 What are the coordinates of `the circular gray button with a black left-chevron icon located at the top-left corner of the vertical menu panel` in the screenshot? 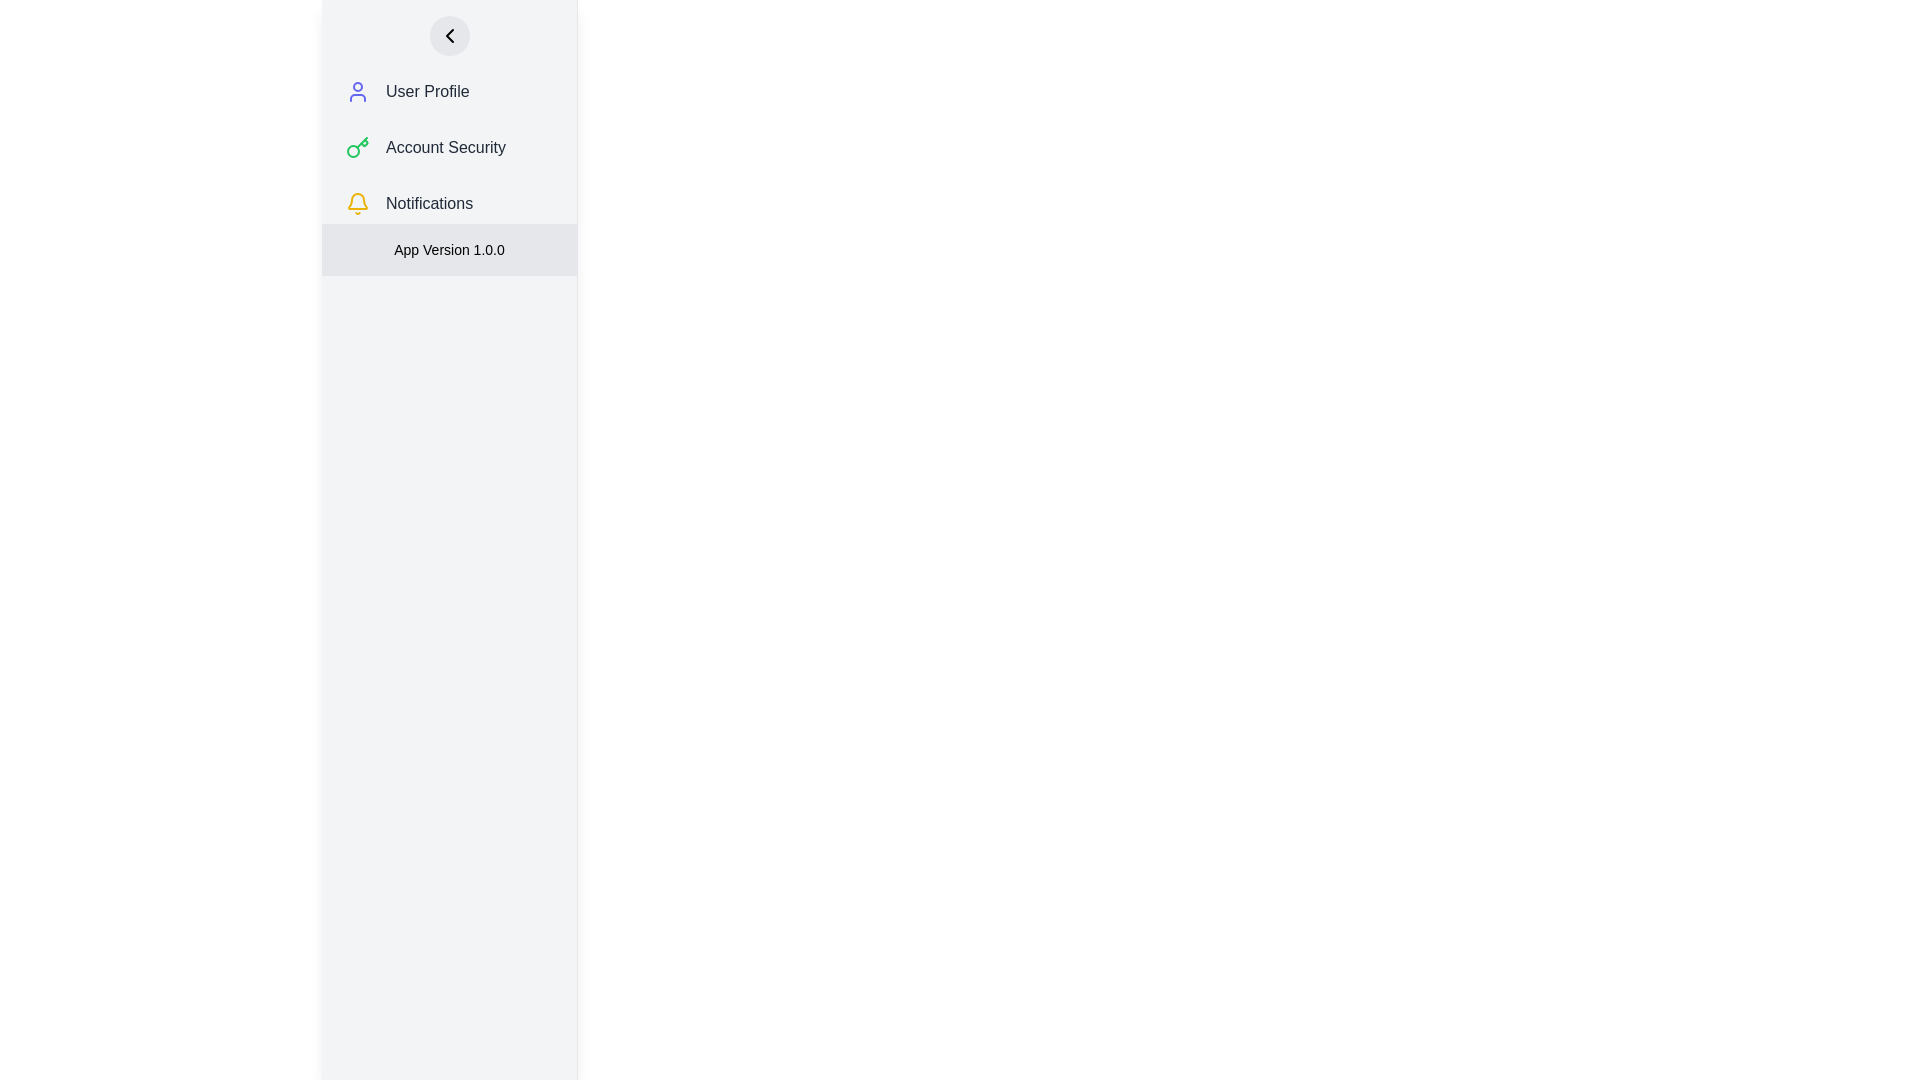 It's located at (448, 35).